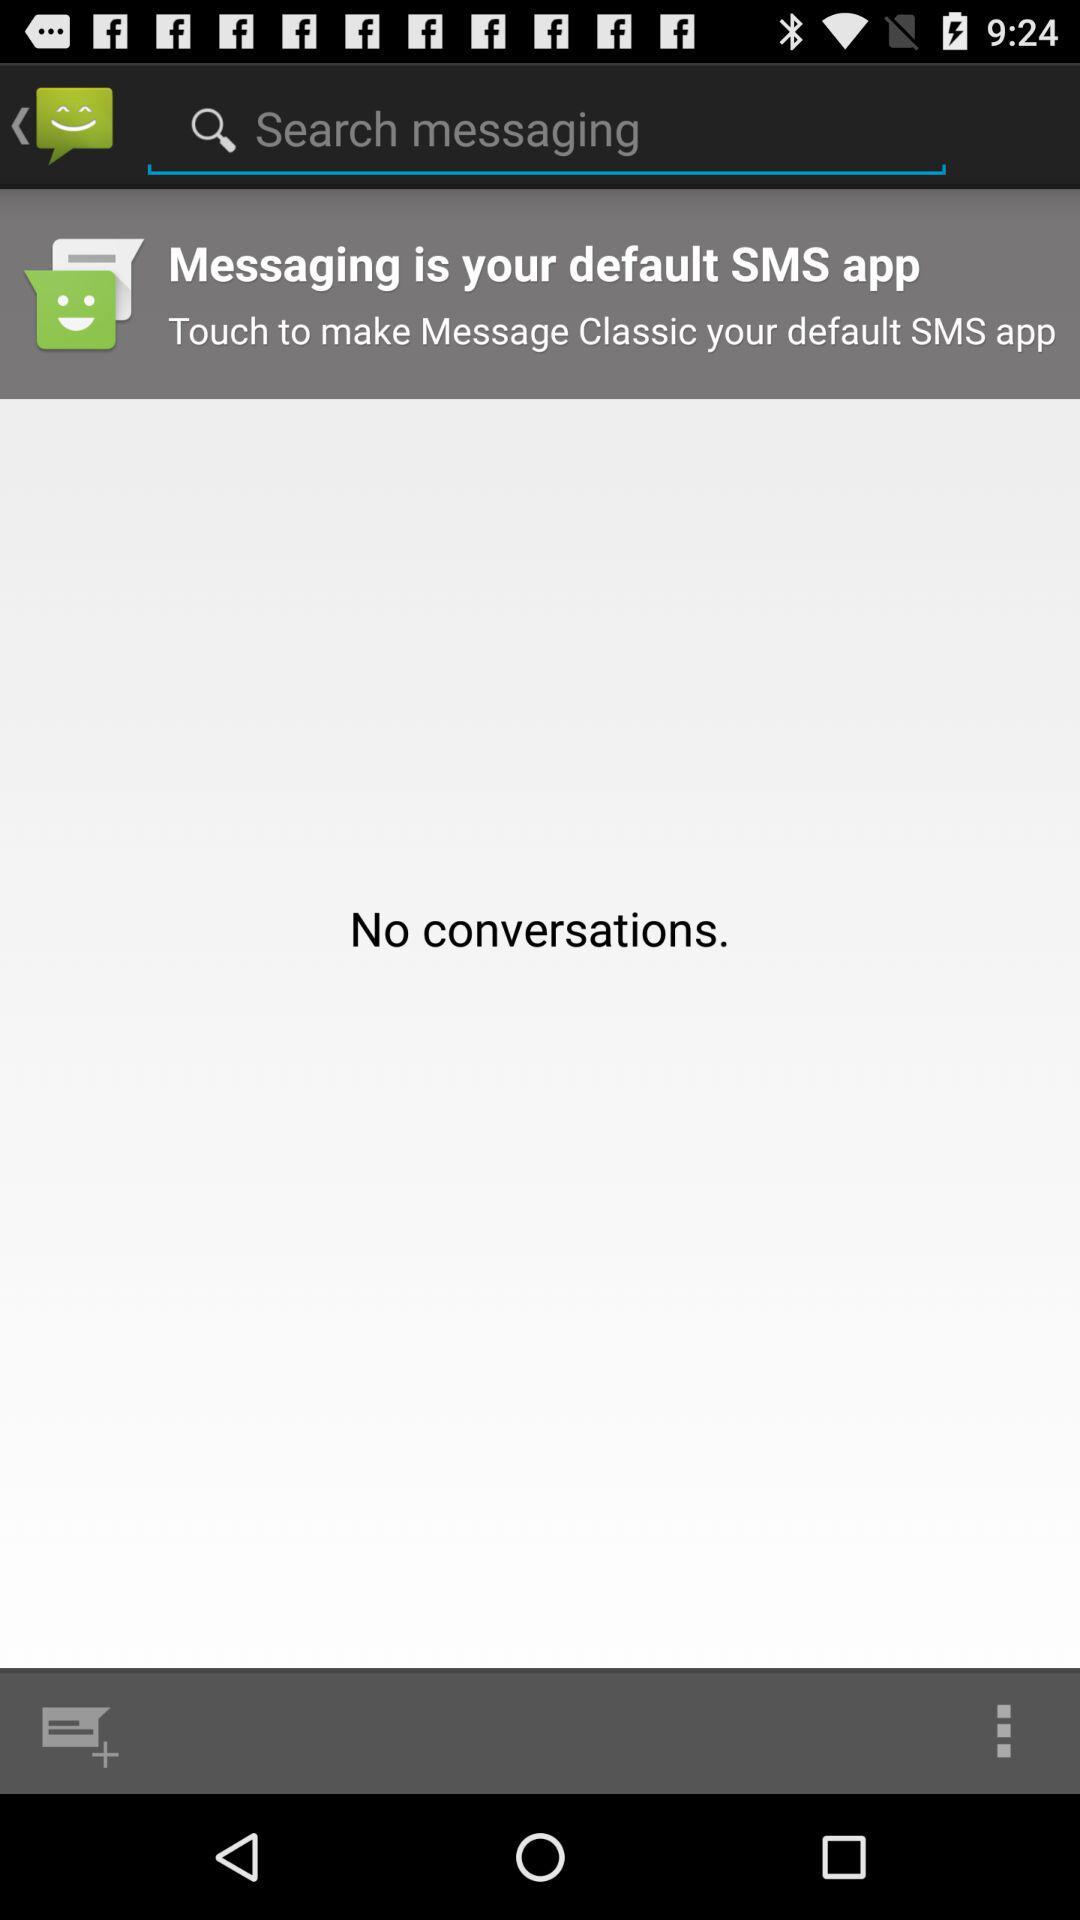 The height and width of the screenshot is (1920, 1080). I want to click on the icon below the no conversations. icon, so click(75, 1730).